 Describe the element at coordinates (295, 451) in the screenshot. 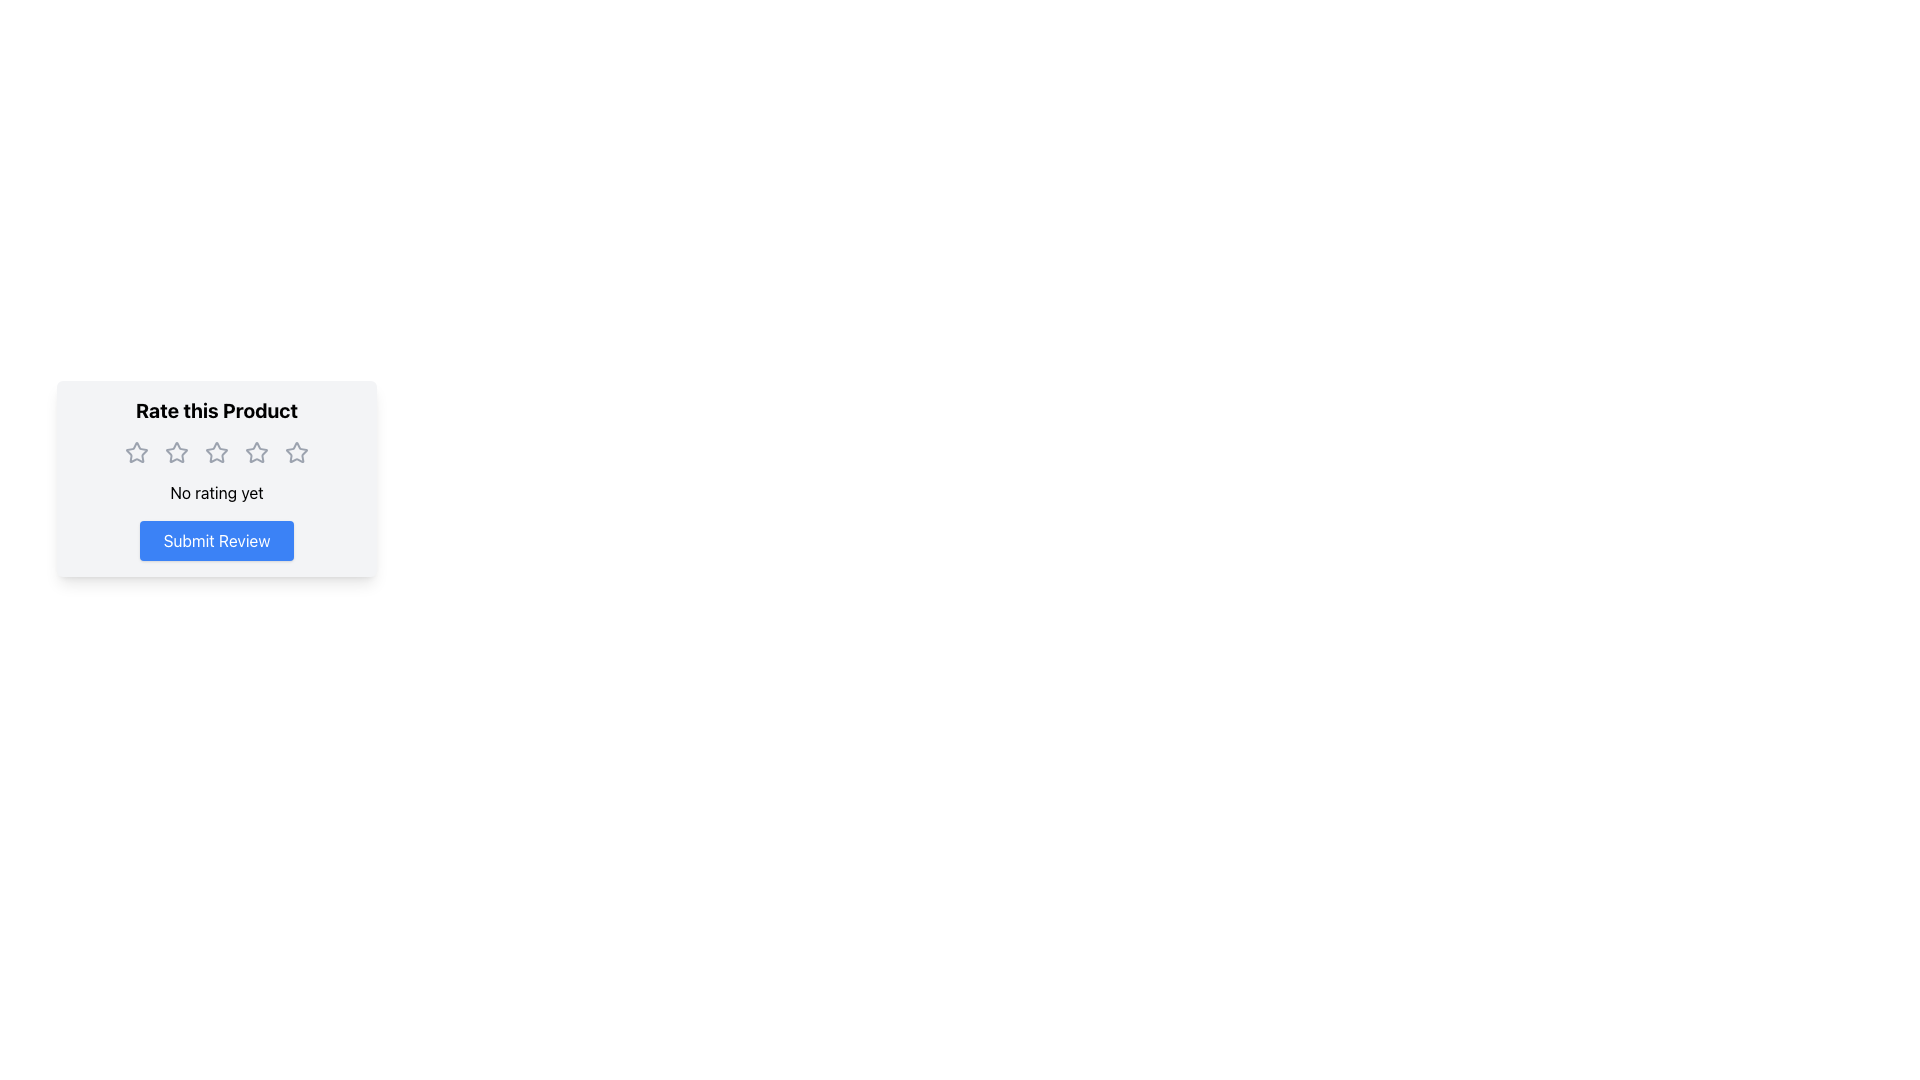

I see `the fifth star icon` at that location.